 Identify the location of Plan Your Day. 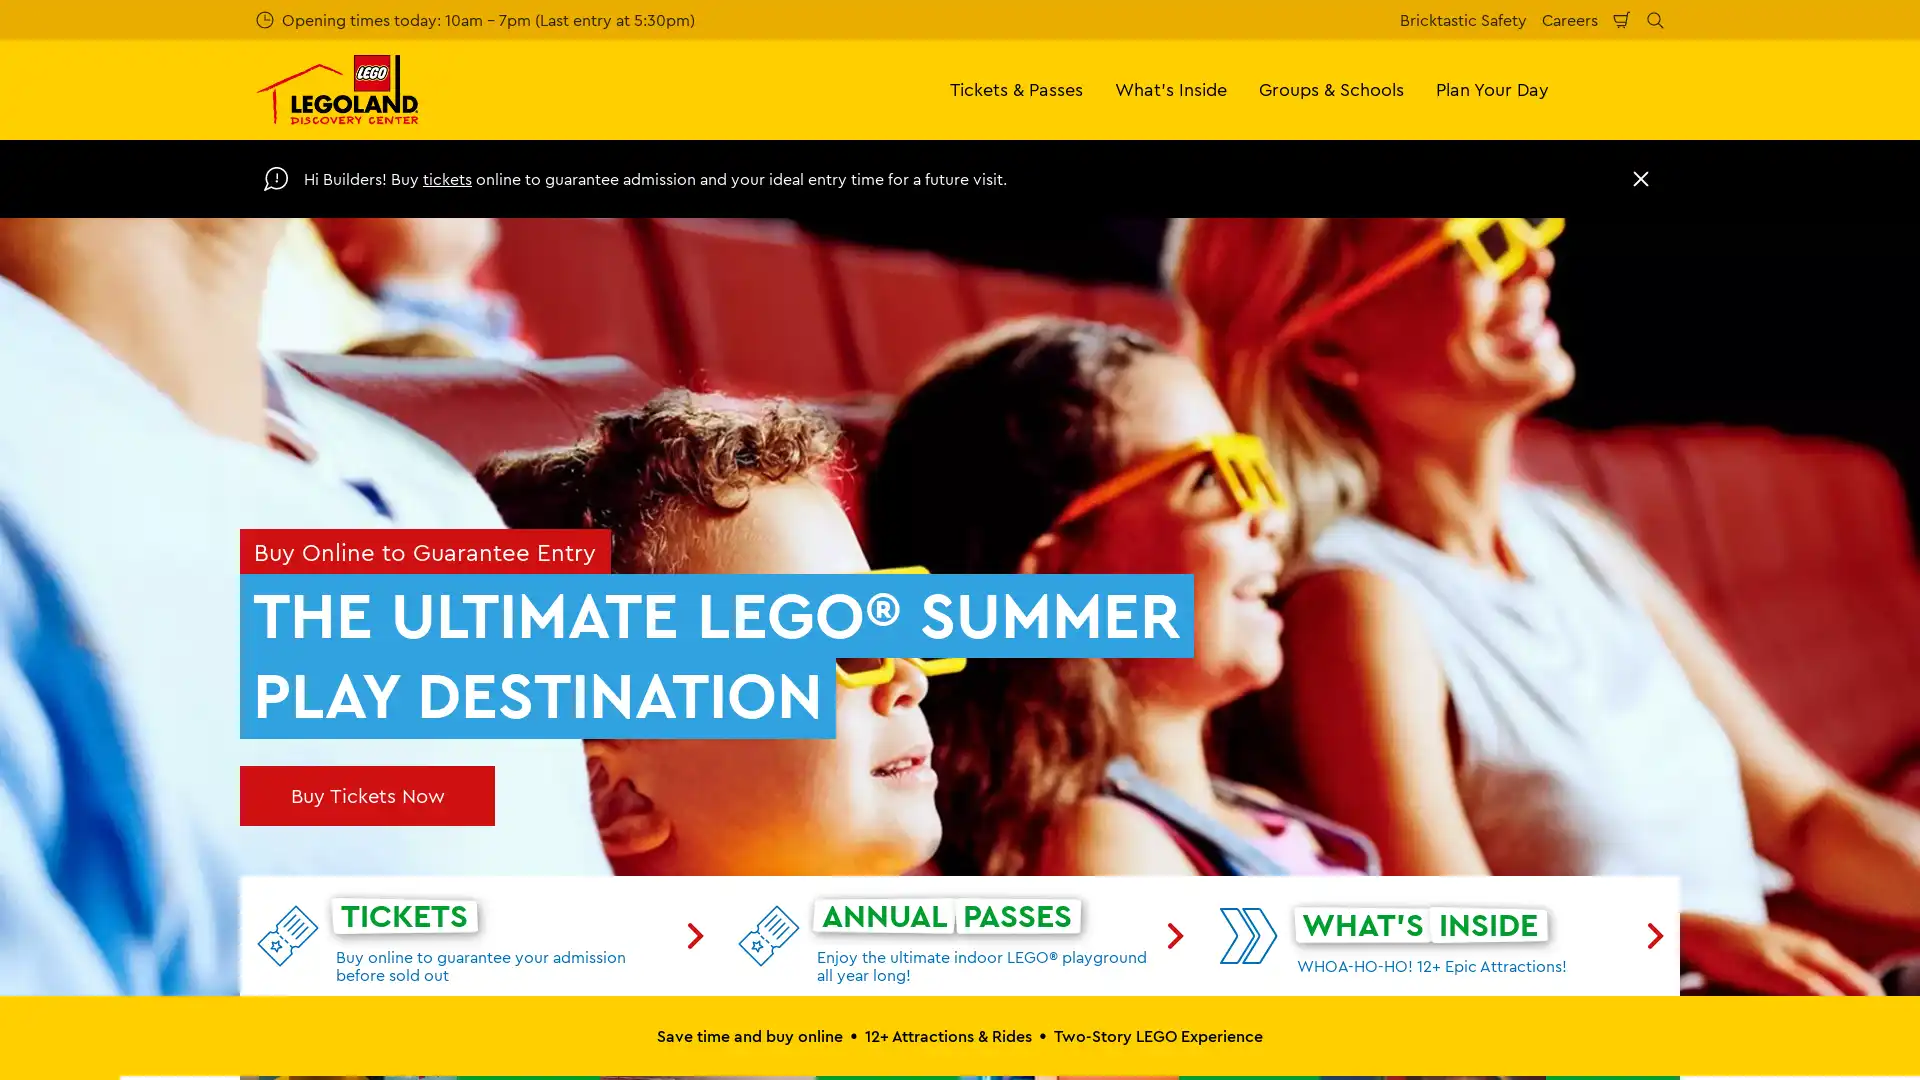
(1492, 88).